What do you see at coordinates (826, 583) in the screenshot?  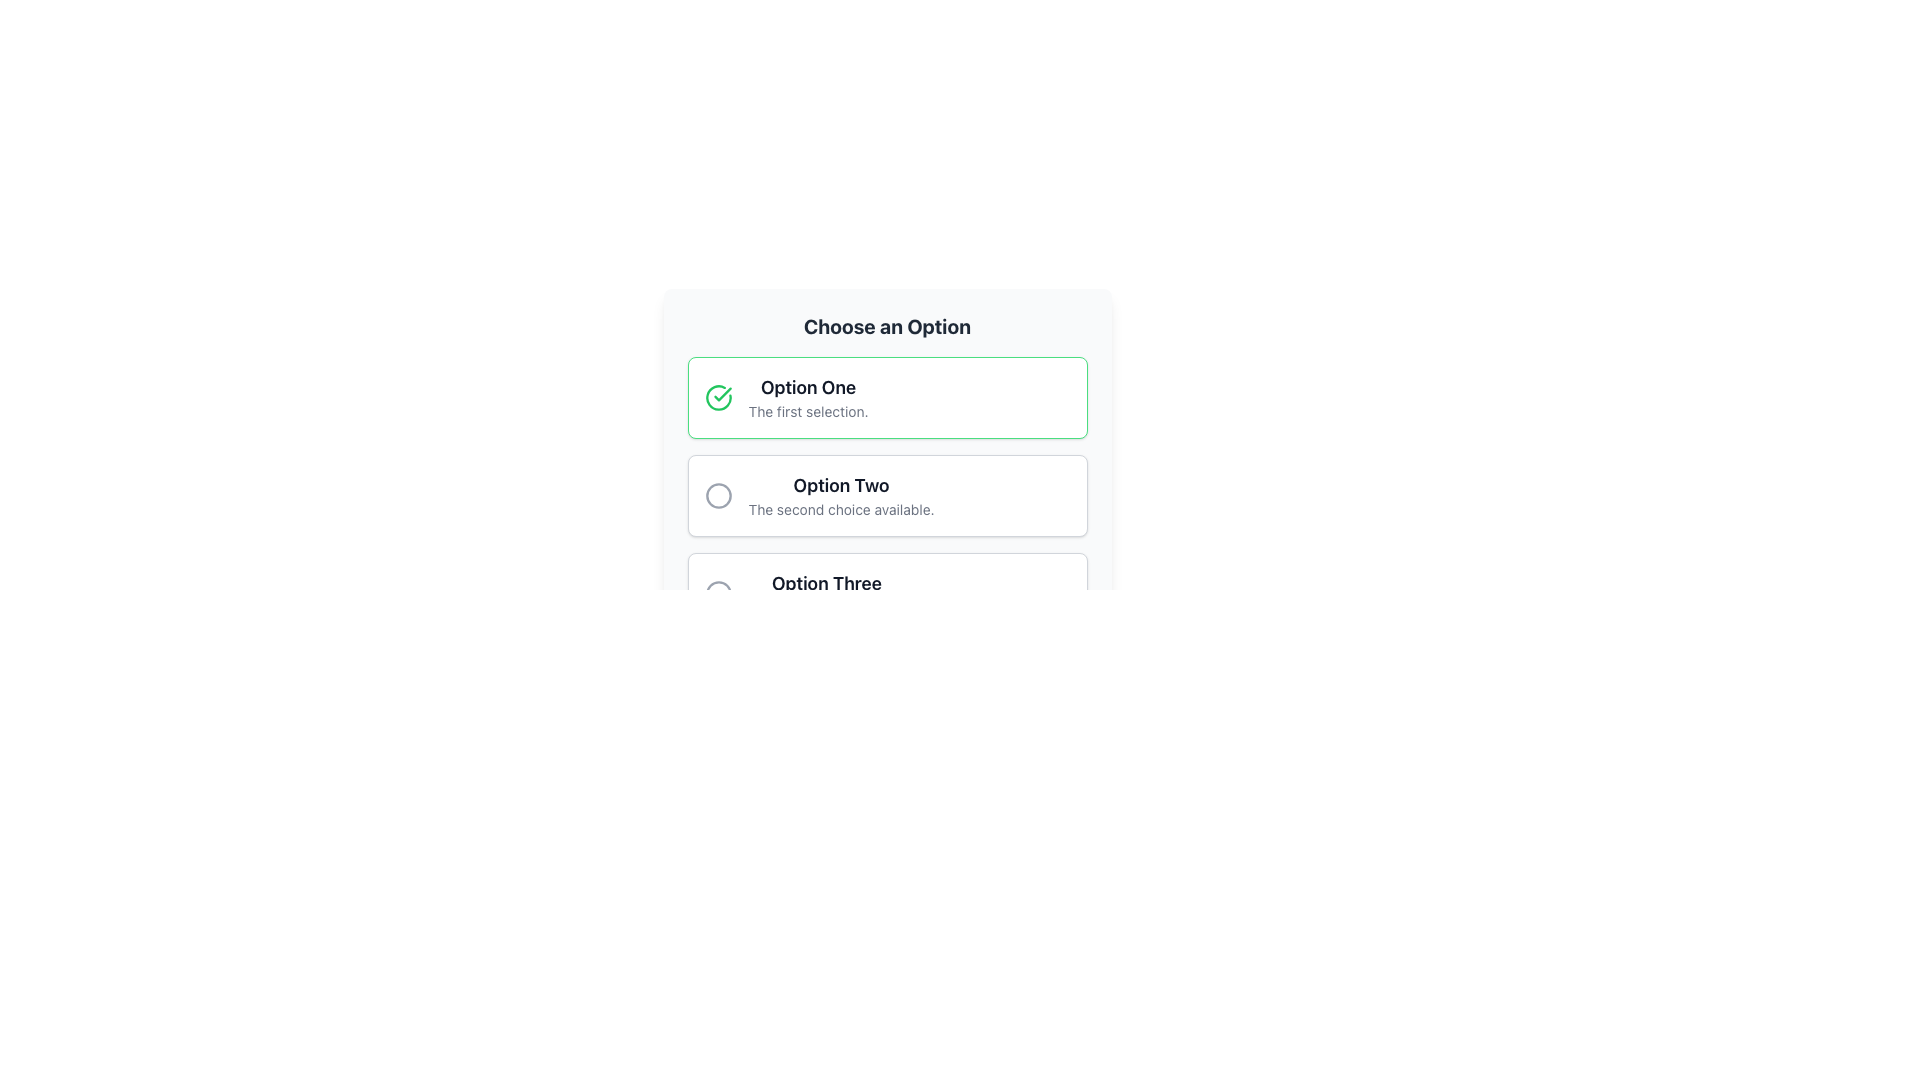 I see `text of the label identifying 'Option Three' in the 'Choose an Option' list` at bounding box center [826, 583].